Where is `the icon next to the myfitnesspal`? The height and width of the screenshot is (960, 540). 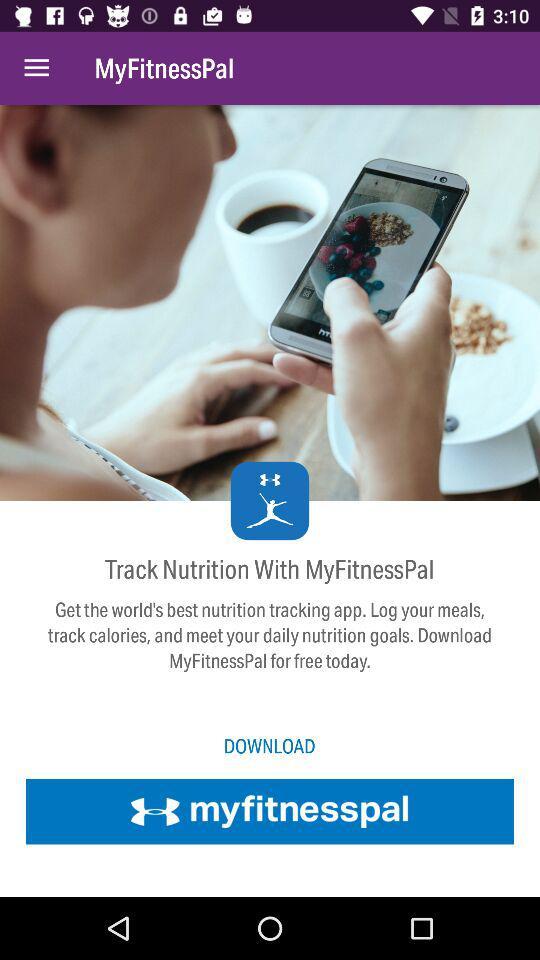 the icon next to the myfitnesspal is located at coordinates (36, 68).